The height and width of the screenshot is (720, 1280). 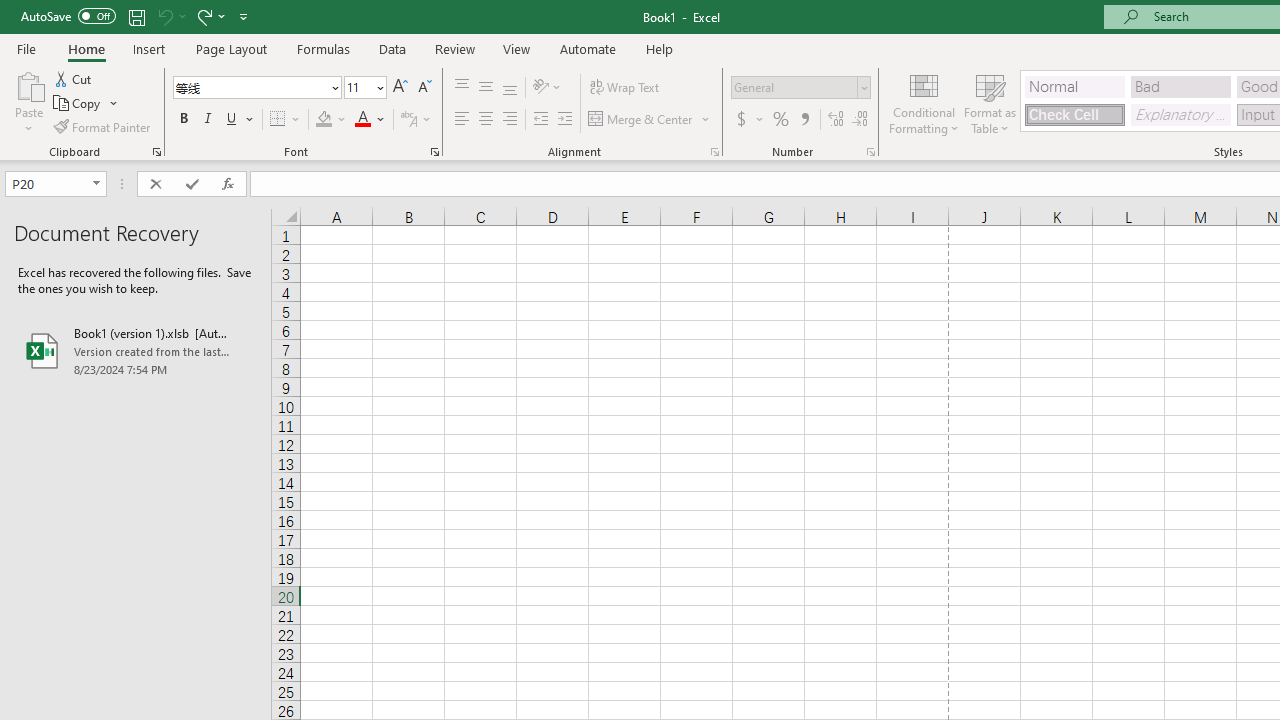 What do you see at coordinates (641, 119) in the screenshot?
I see `'Merge & Center'` at bounding box center [641, 119].